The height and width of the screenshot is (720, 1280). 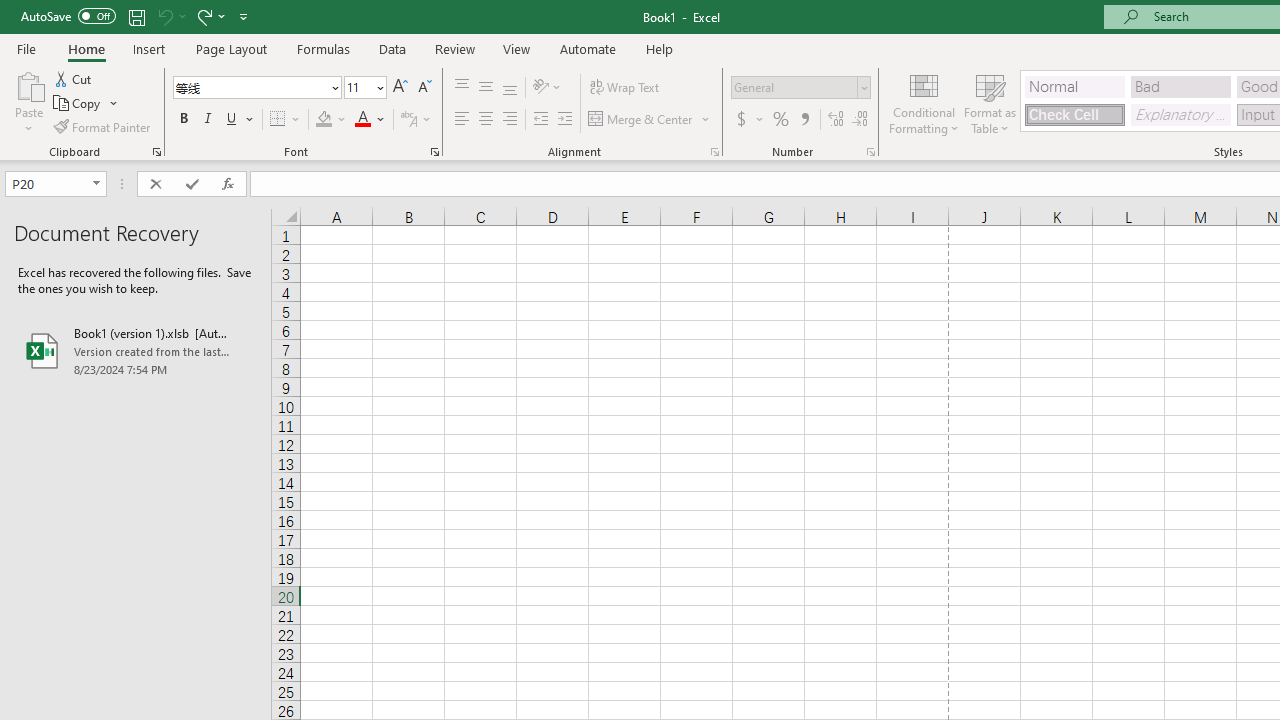 What do you see at coordinates (641, 119) in the screenshot?
I see `'Merge & Center'` at bounding box center [641, 119].